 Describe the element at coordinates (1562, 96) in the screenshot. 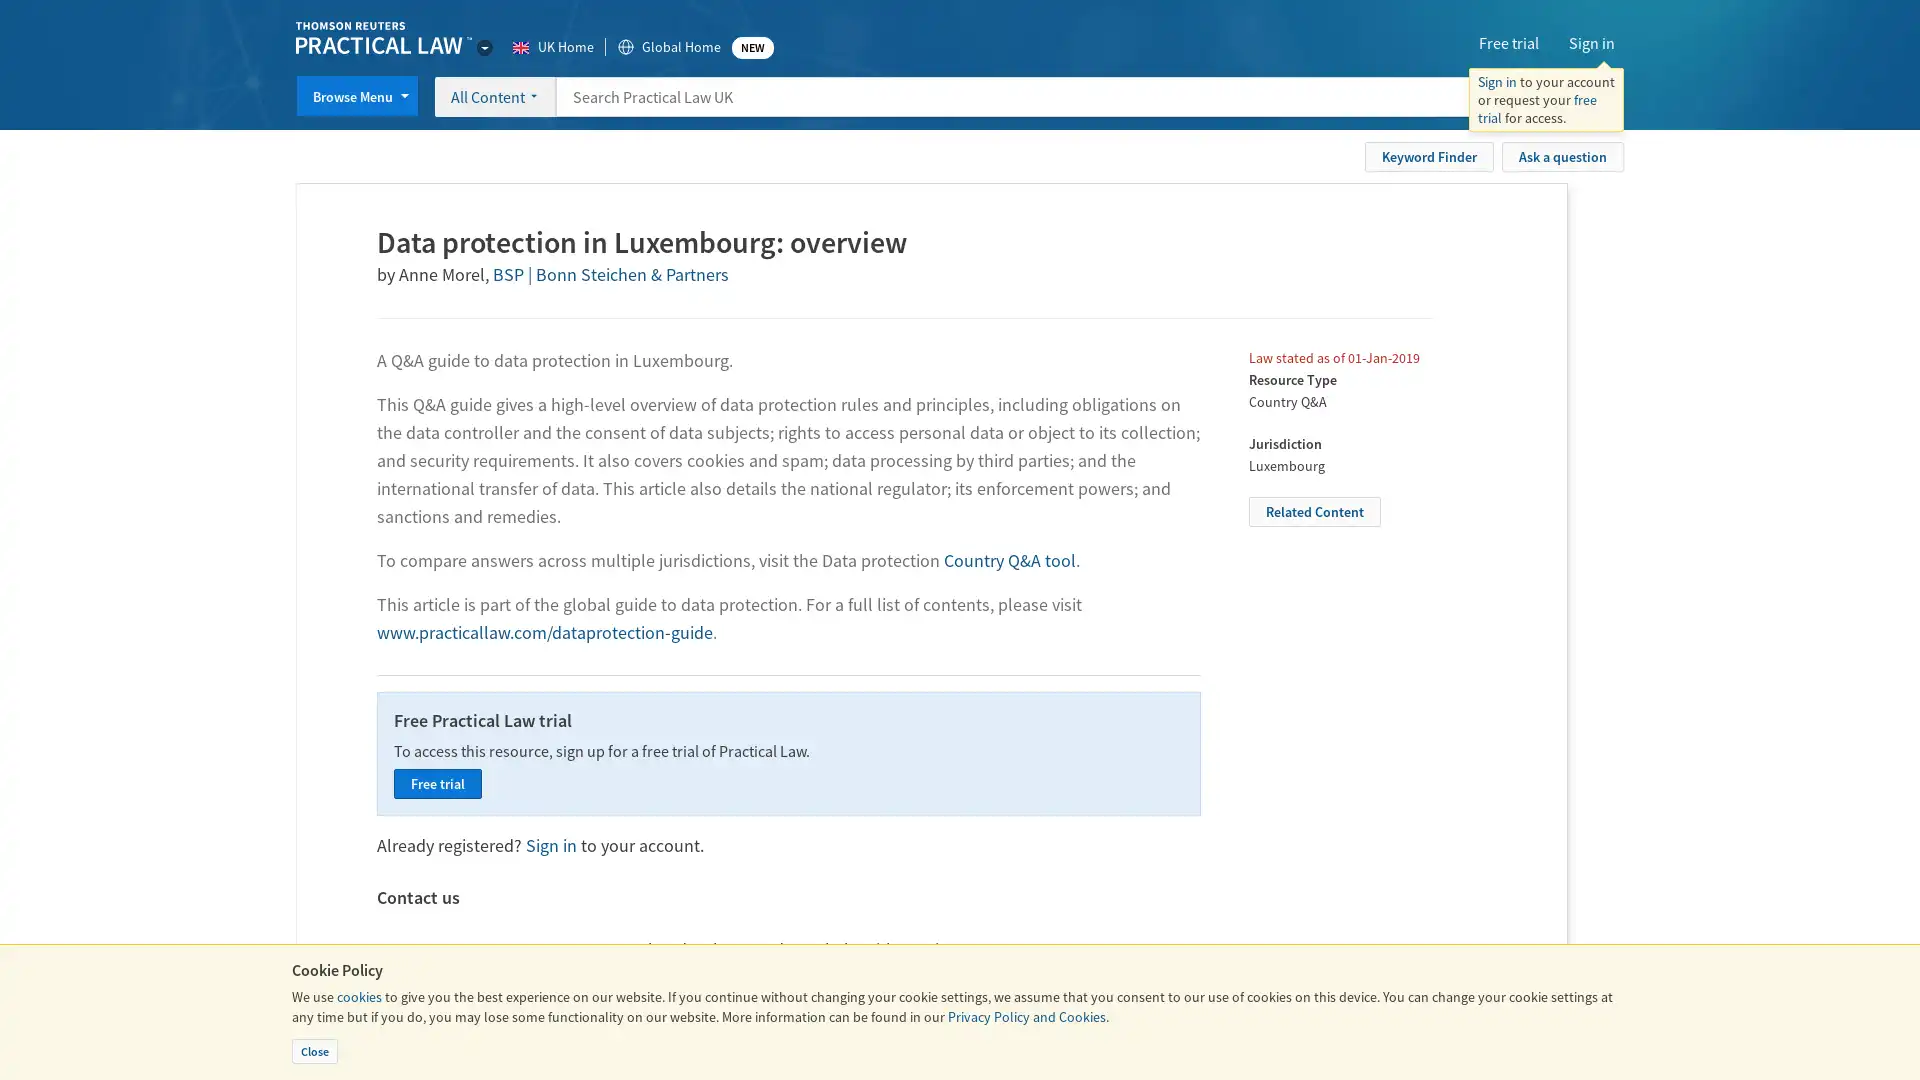

I see `More Info` at that location.